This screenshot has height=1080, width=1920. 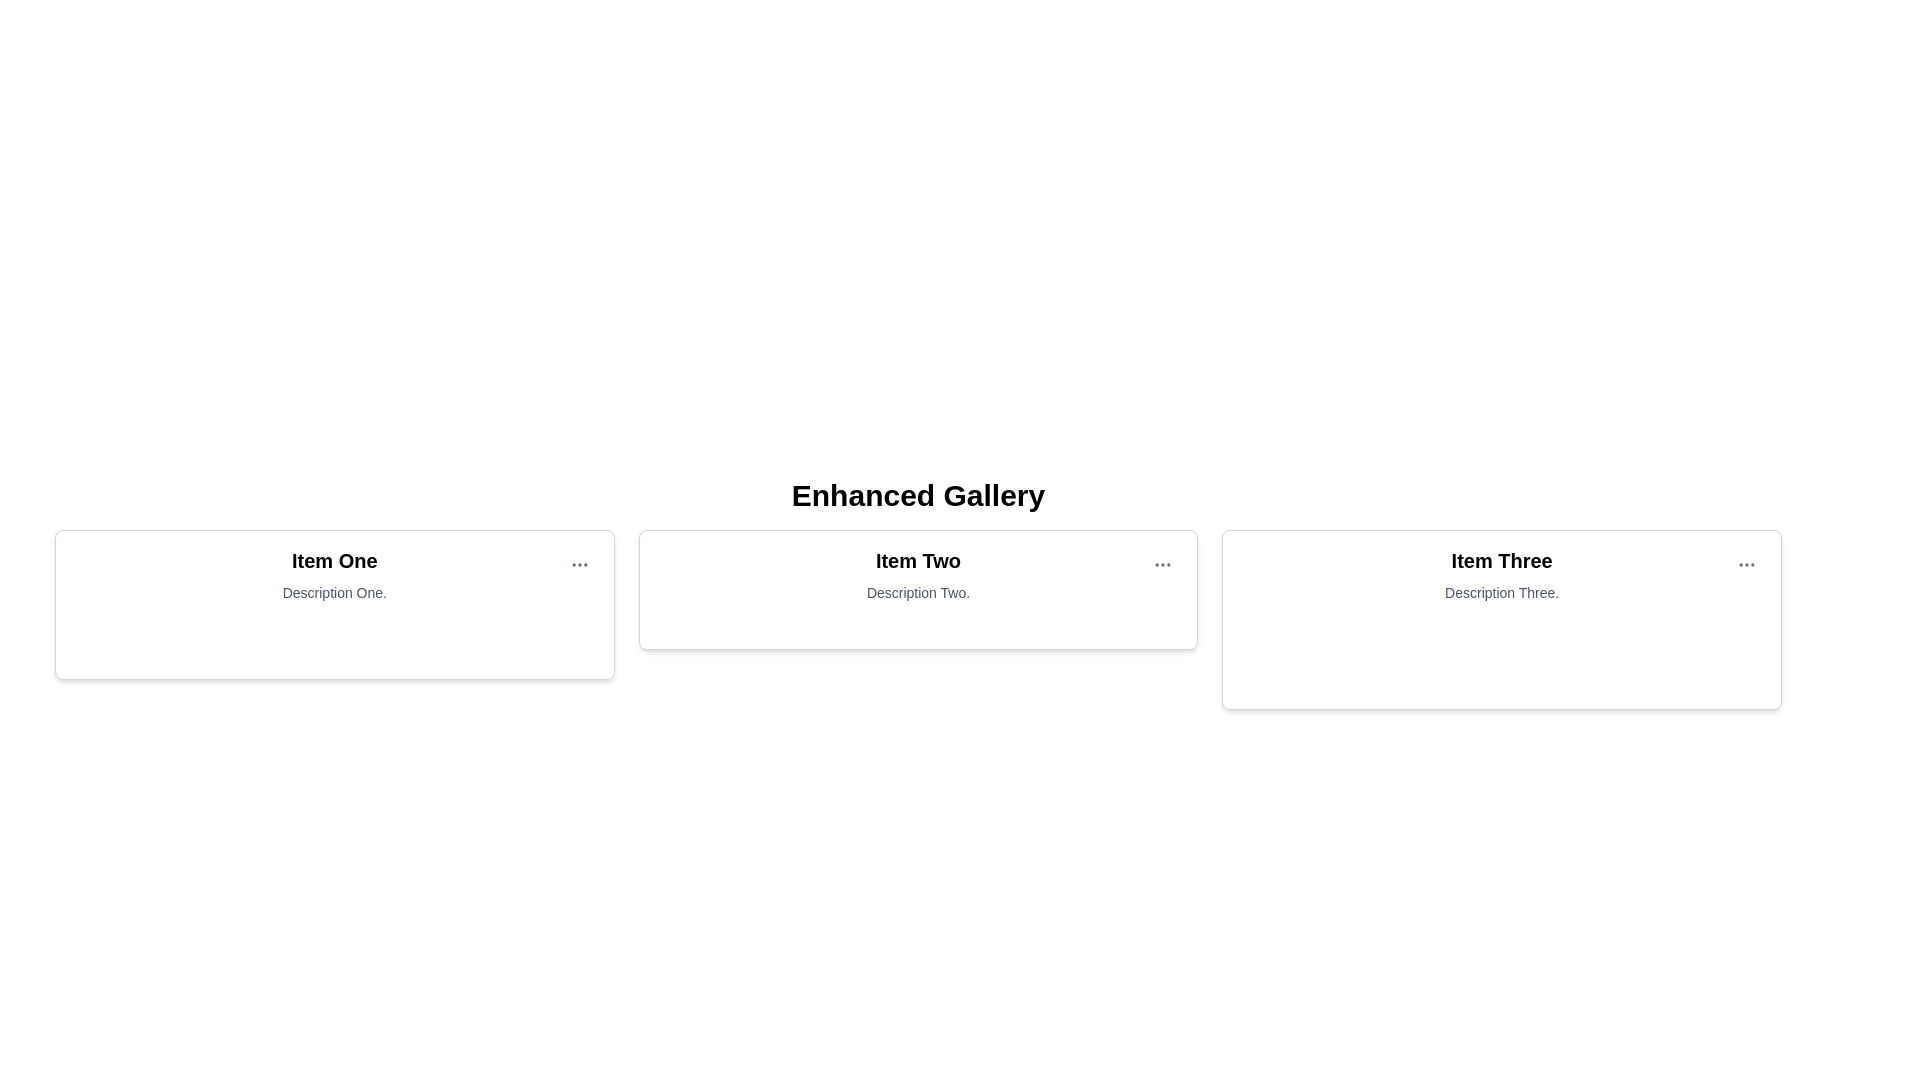 I want to click on the small button with an ellipsis icon located in the top-right corner of the 'Item Two' card by moving the cursor over it, so click(x=1163, y=564).